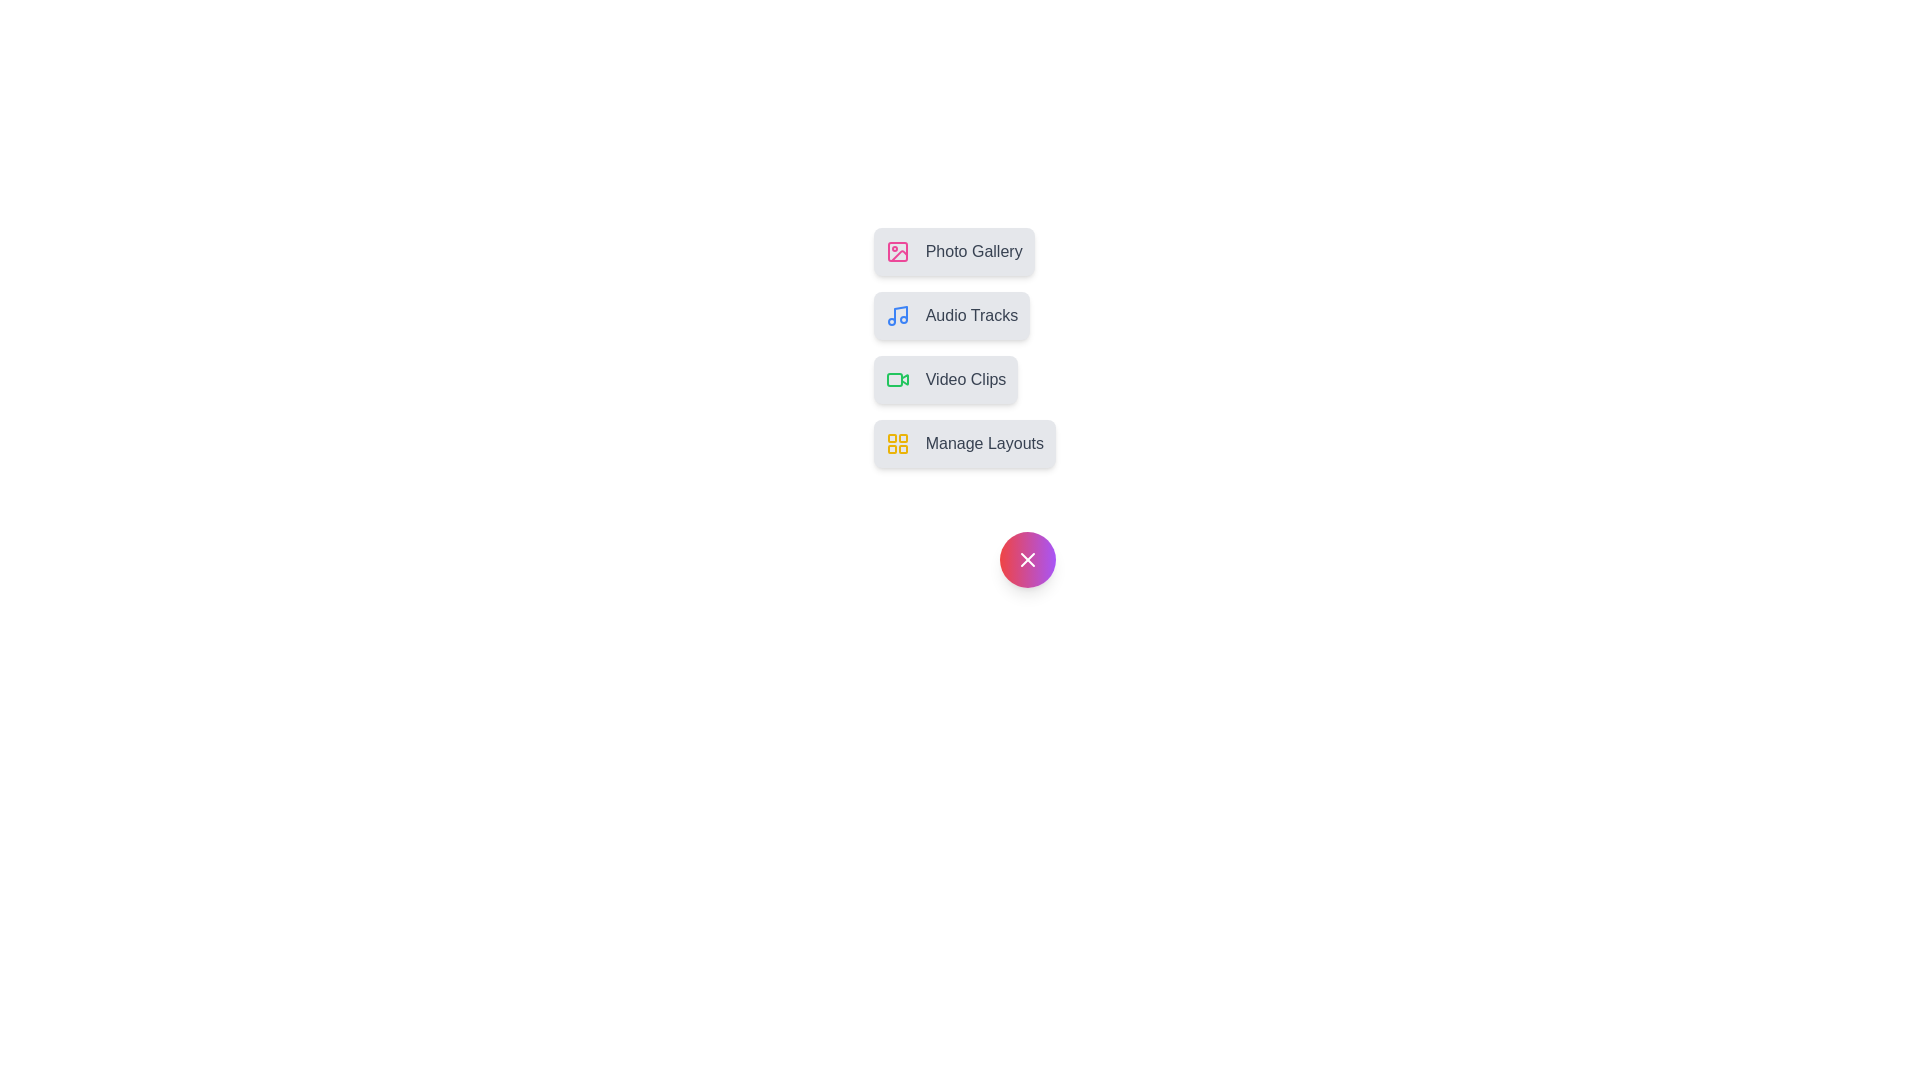  What do you see at coordinates (1027, 559) in the screenshot?
I see `the 'X' icon within the circular button that has a gradient background from red to purple` at bounding box center [1027, 559].